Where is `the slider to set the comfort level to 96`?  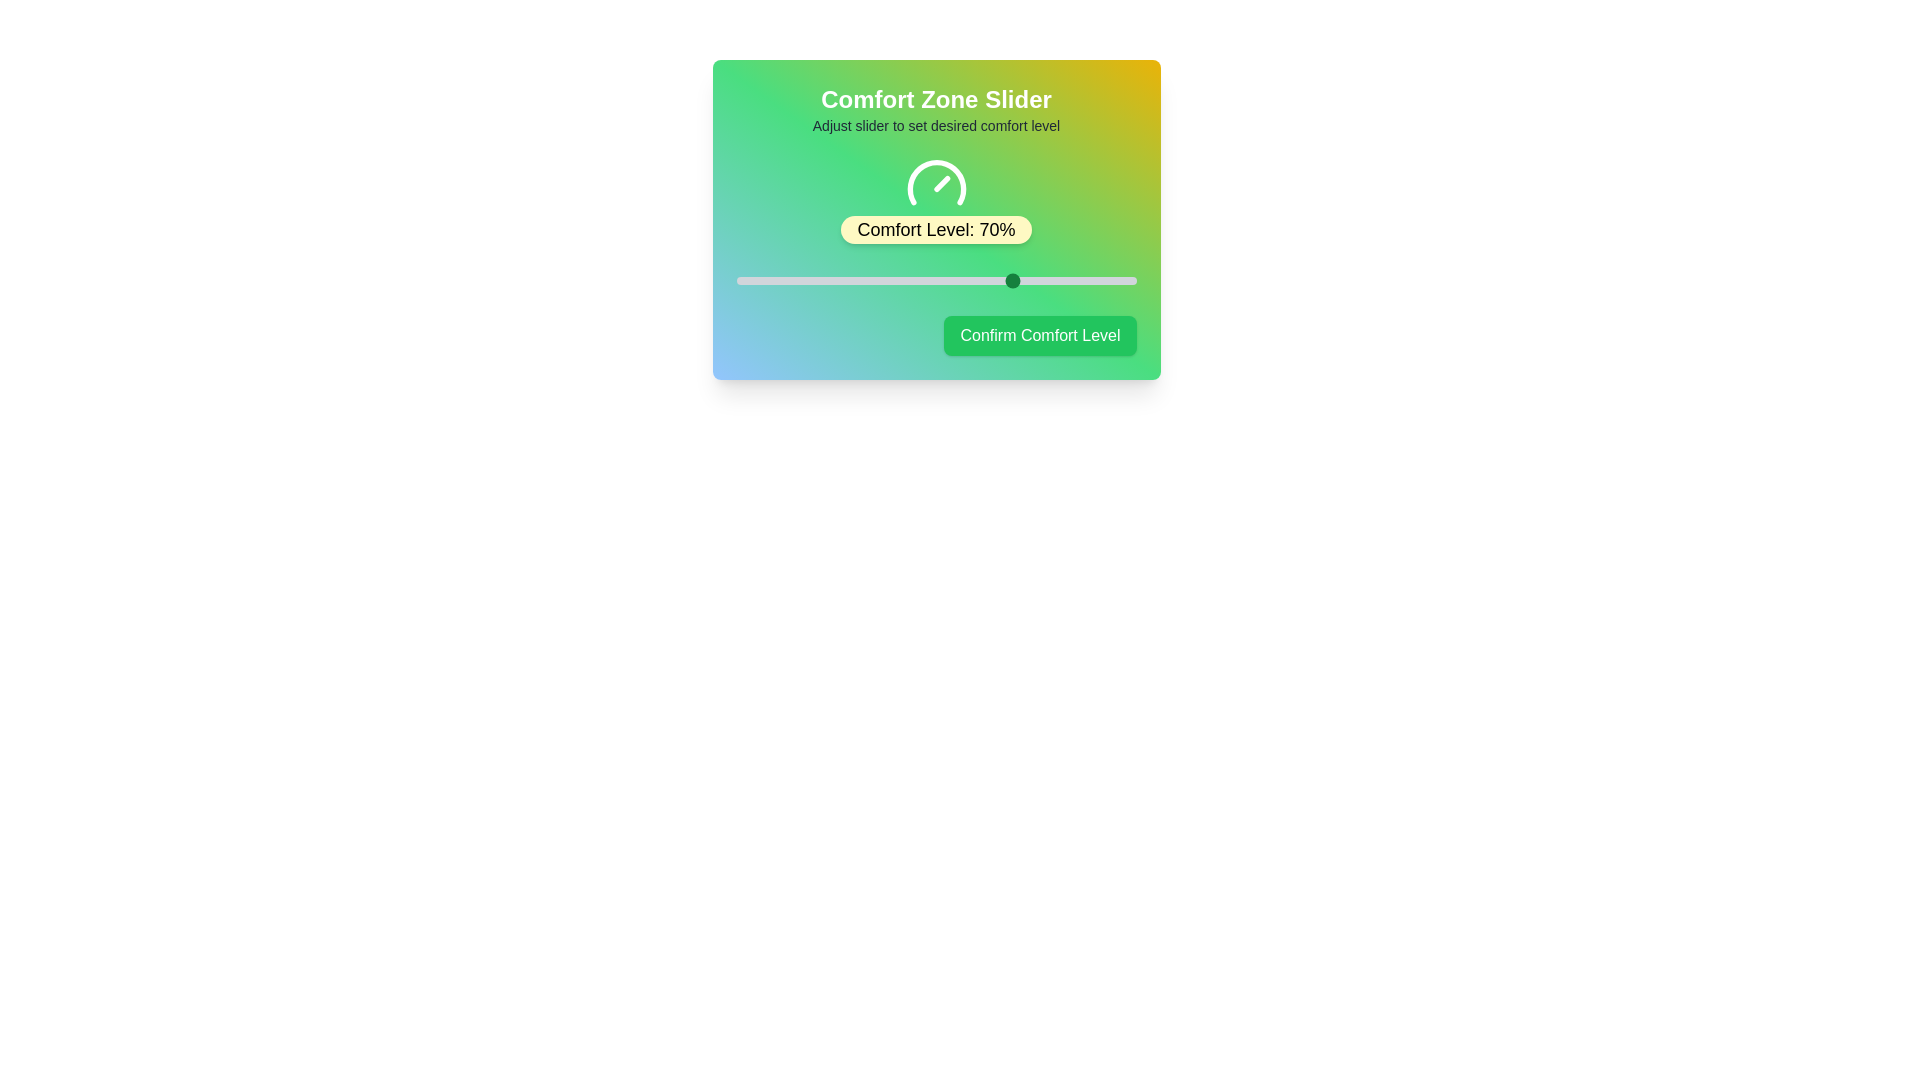
the slider to set the comfort level to 96 is located at coordinates (1120, 281).